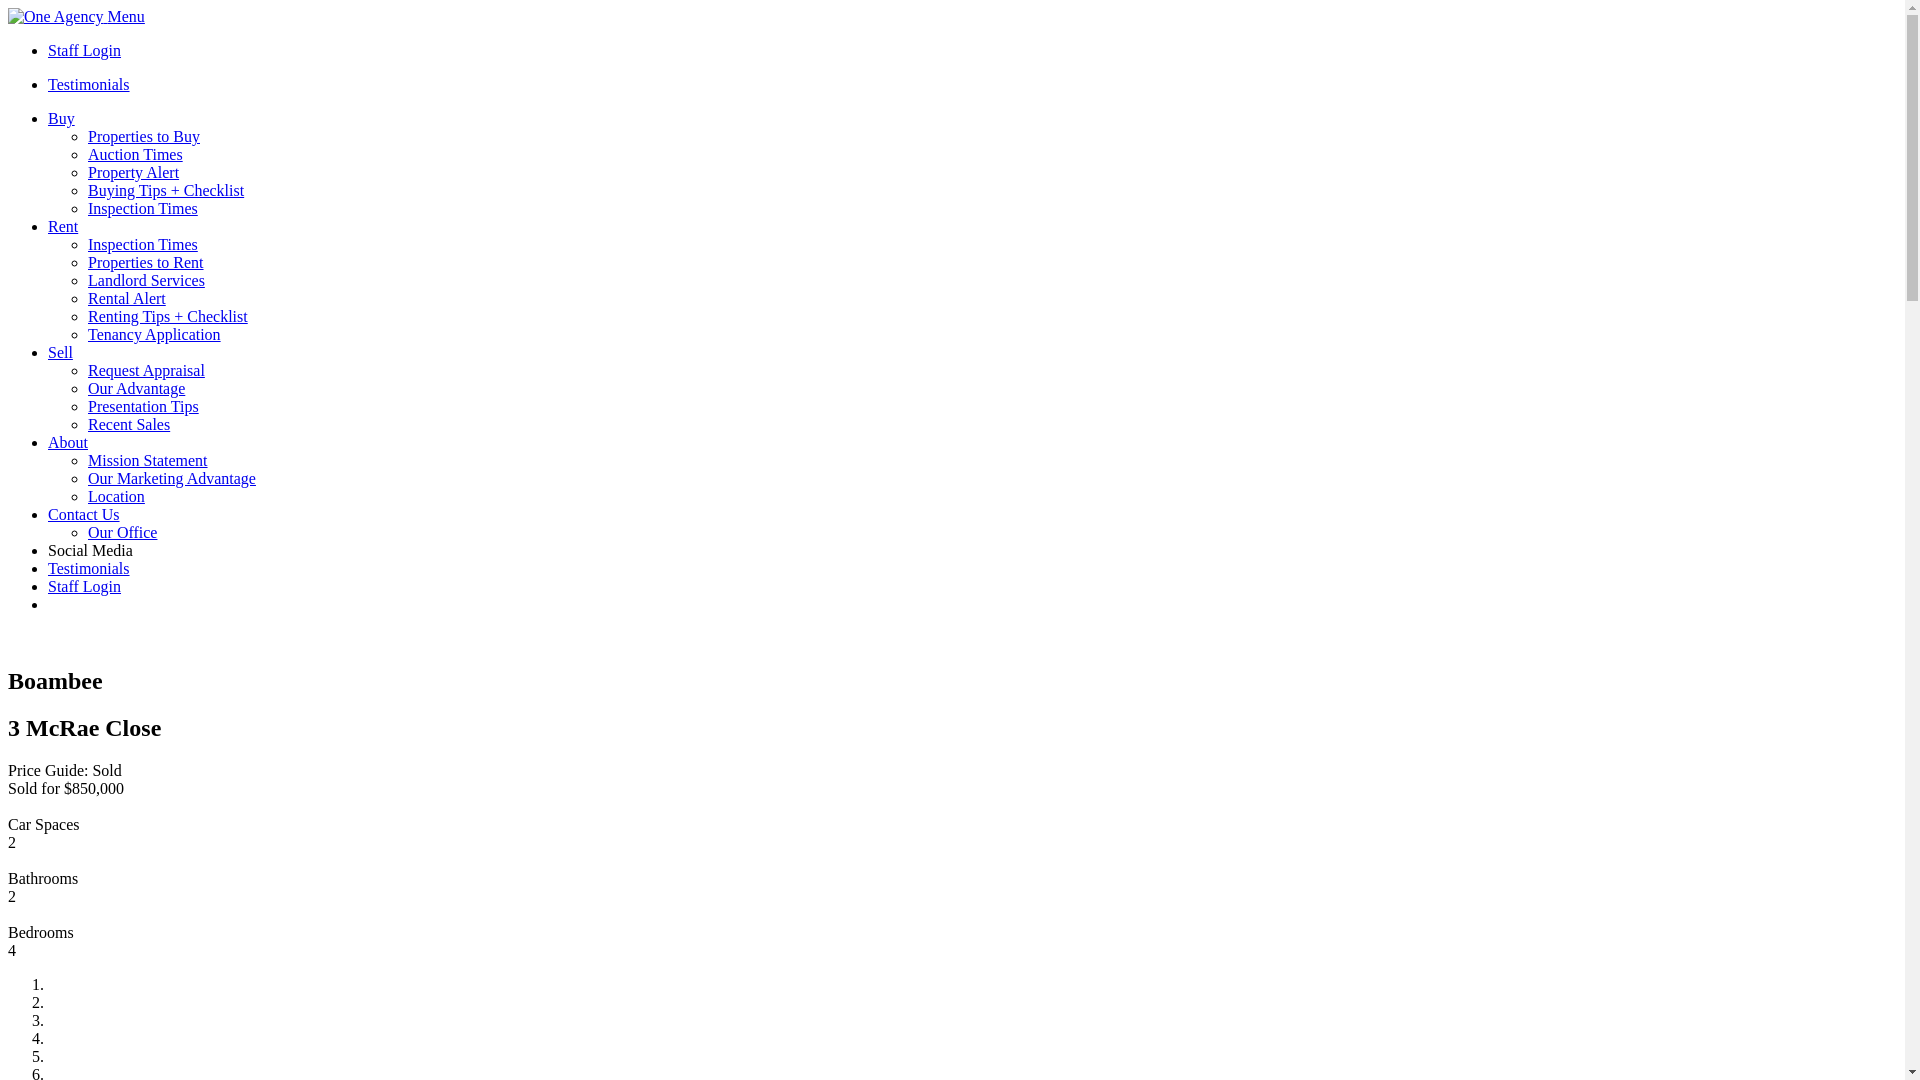  What do you see at coordinates (86, 315) in the screenshot?
I see `'Renting Tips + Checklist'` at bounding box center [86, 315].